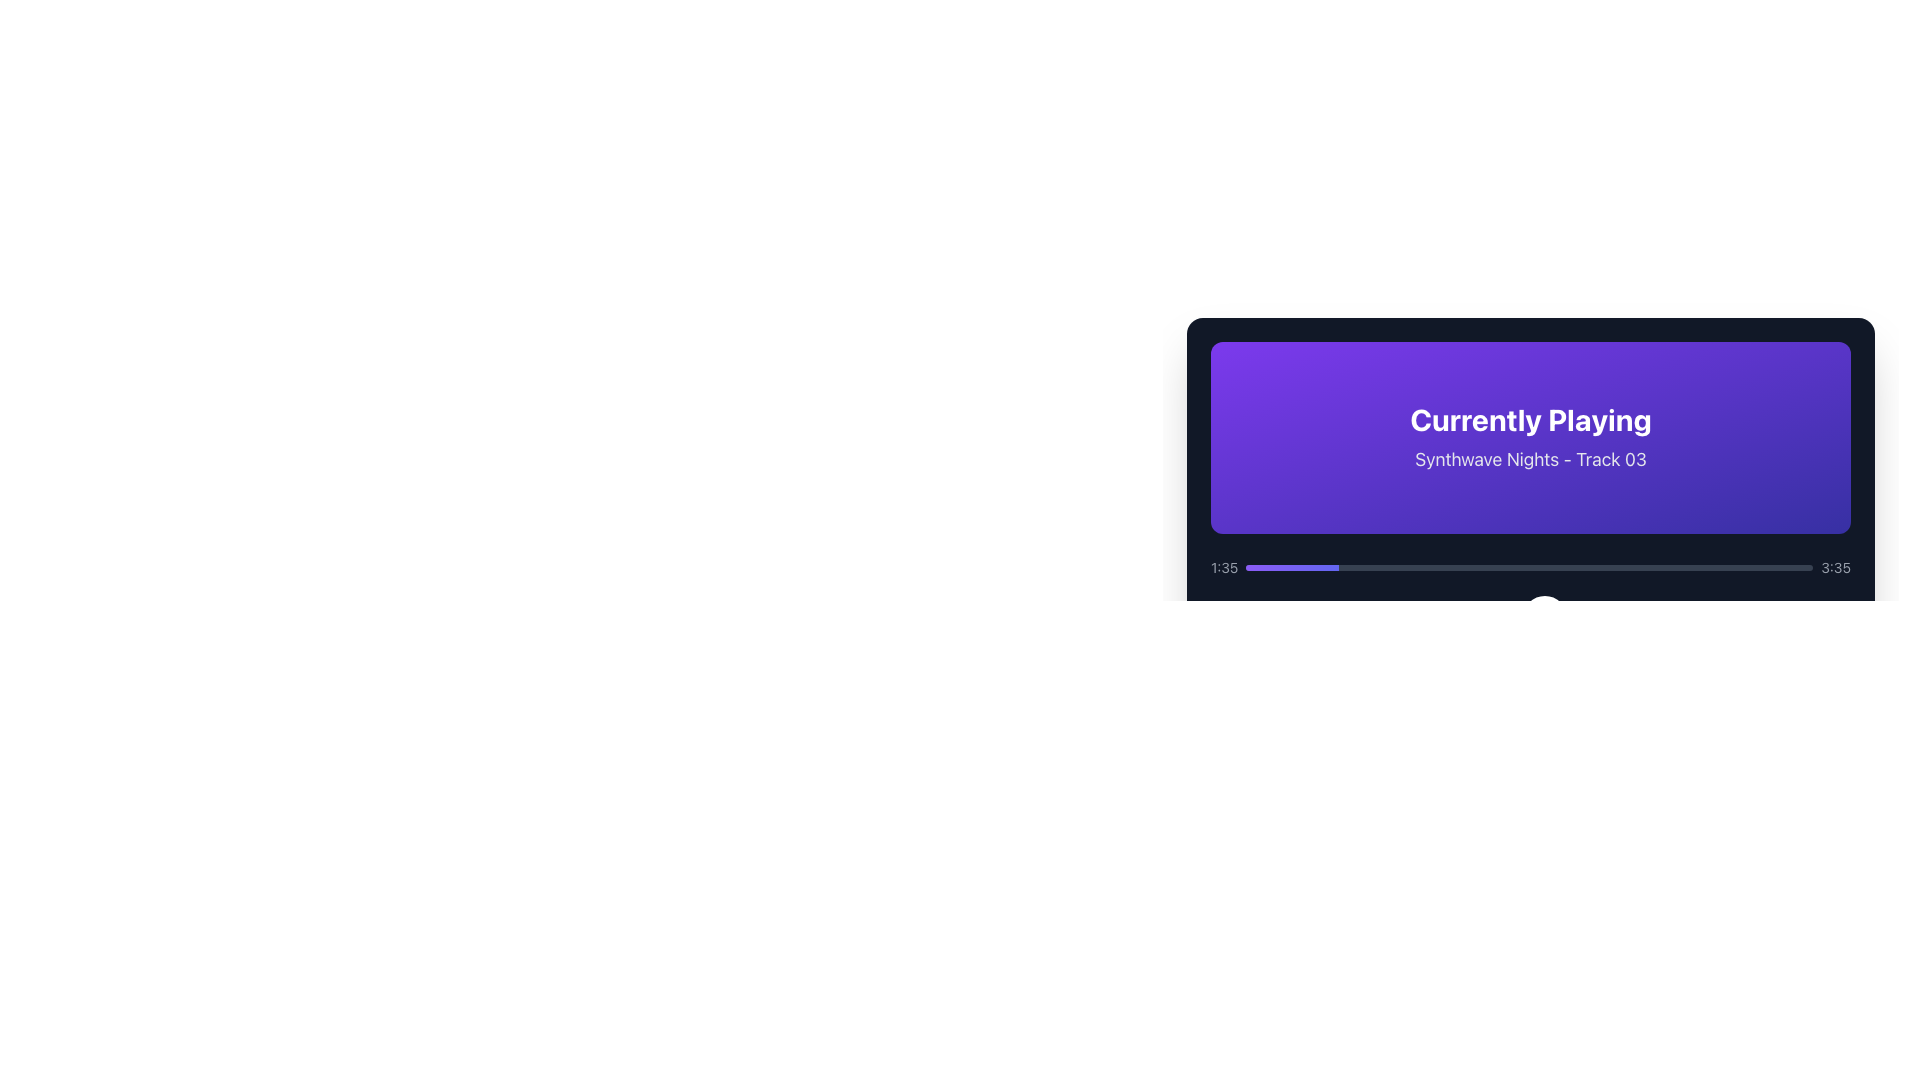 The width and height of the screenshot is (1920, 1080). Describe the element at coordinates (1264, 567) in the screenshot. I see `the playback position` at that location.